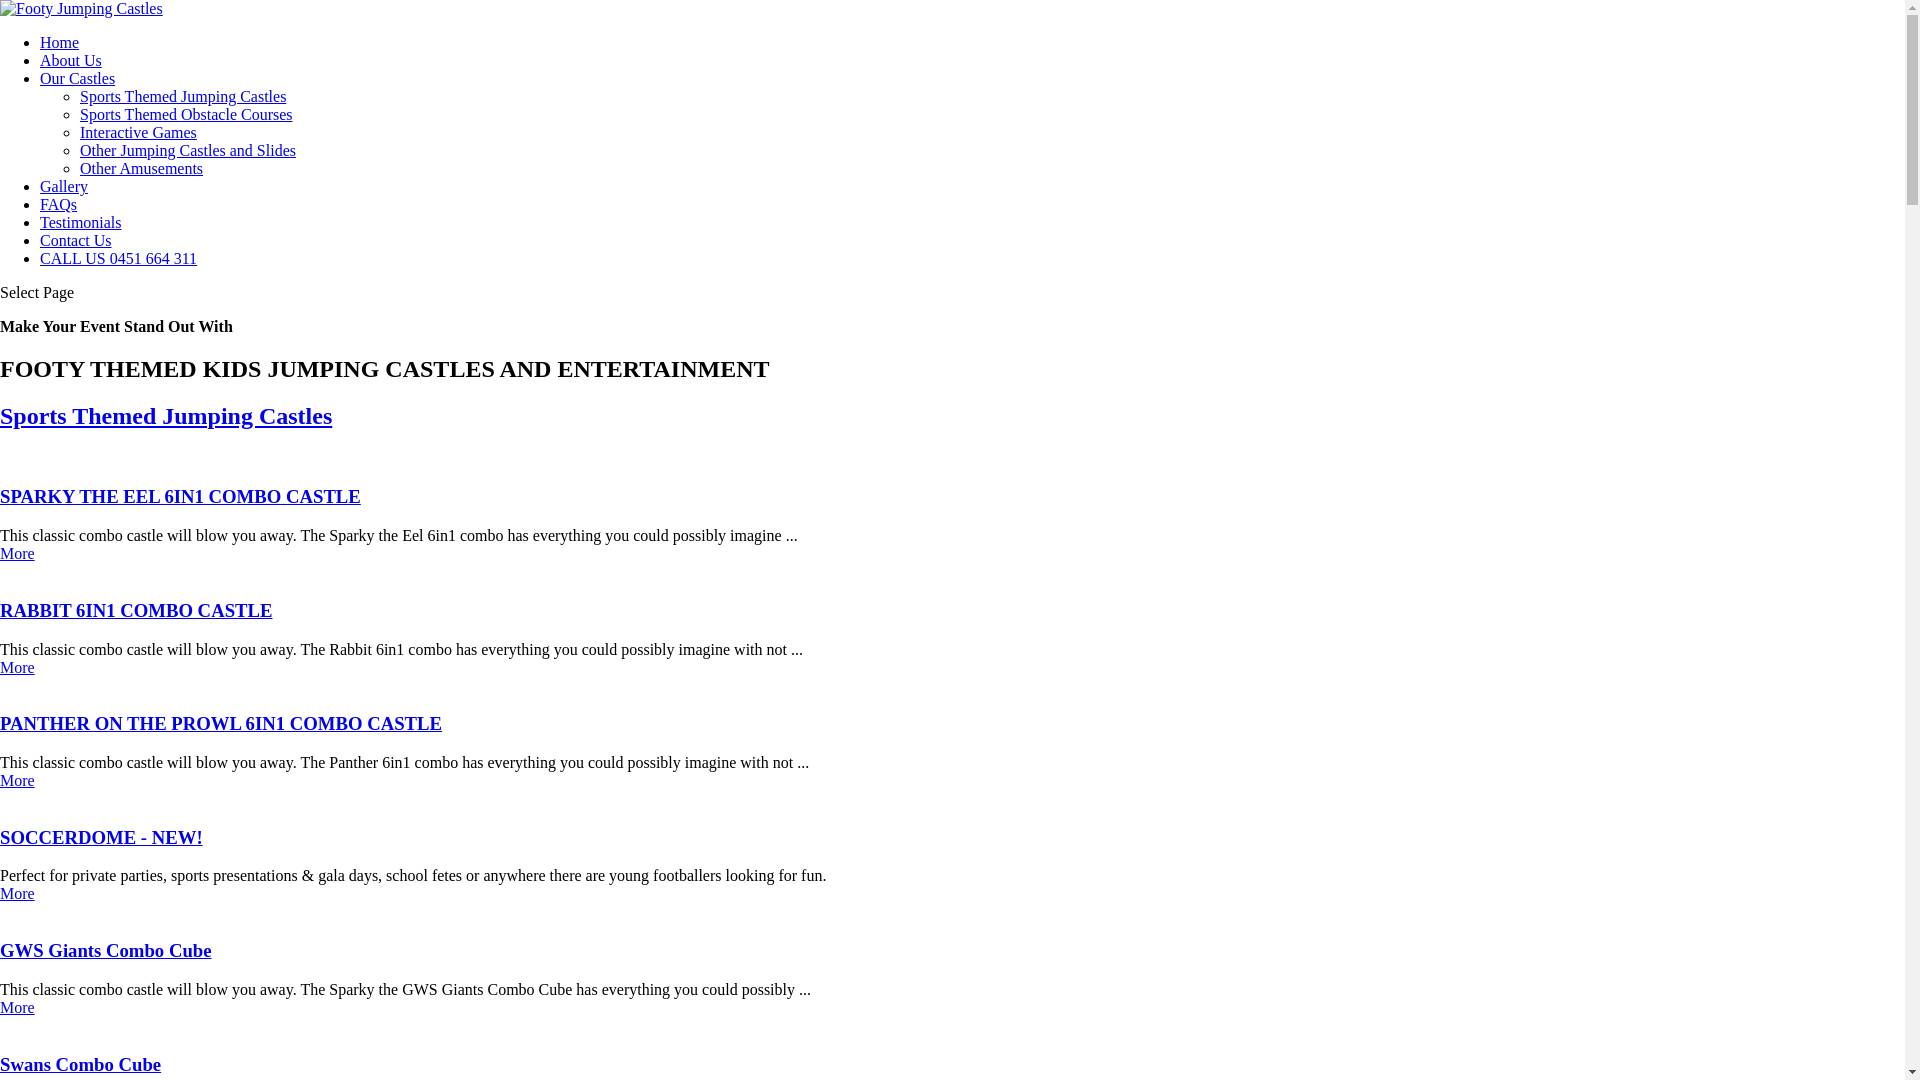 This screenshot has height=1080, width=1920. I want to click on 'About Us', so click(71, 59).